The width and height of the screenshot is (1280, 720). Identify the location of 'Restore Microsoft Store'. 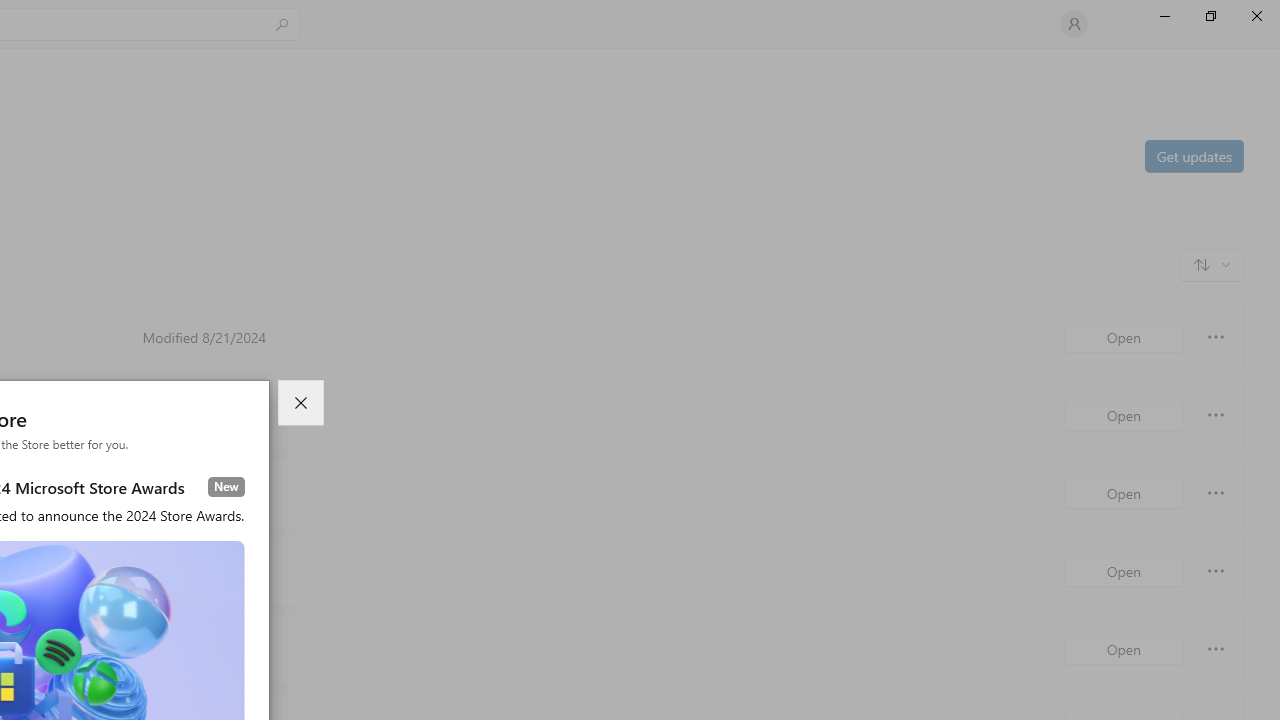
(1209, 15).